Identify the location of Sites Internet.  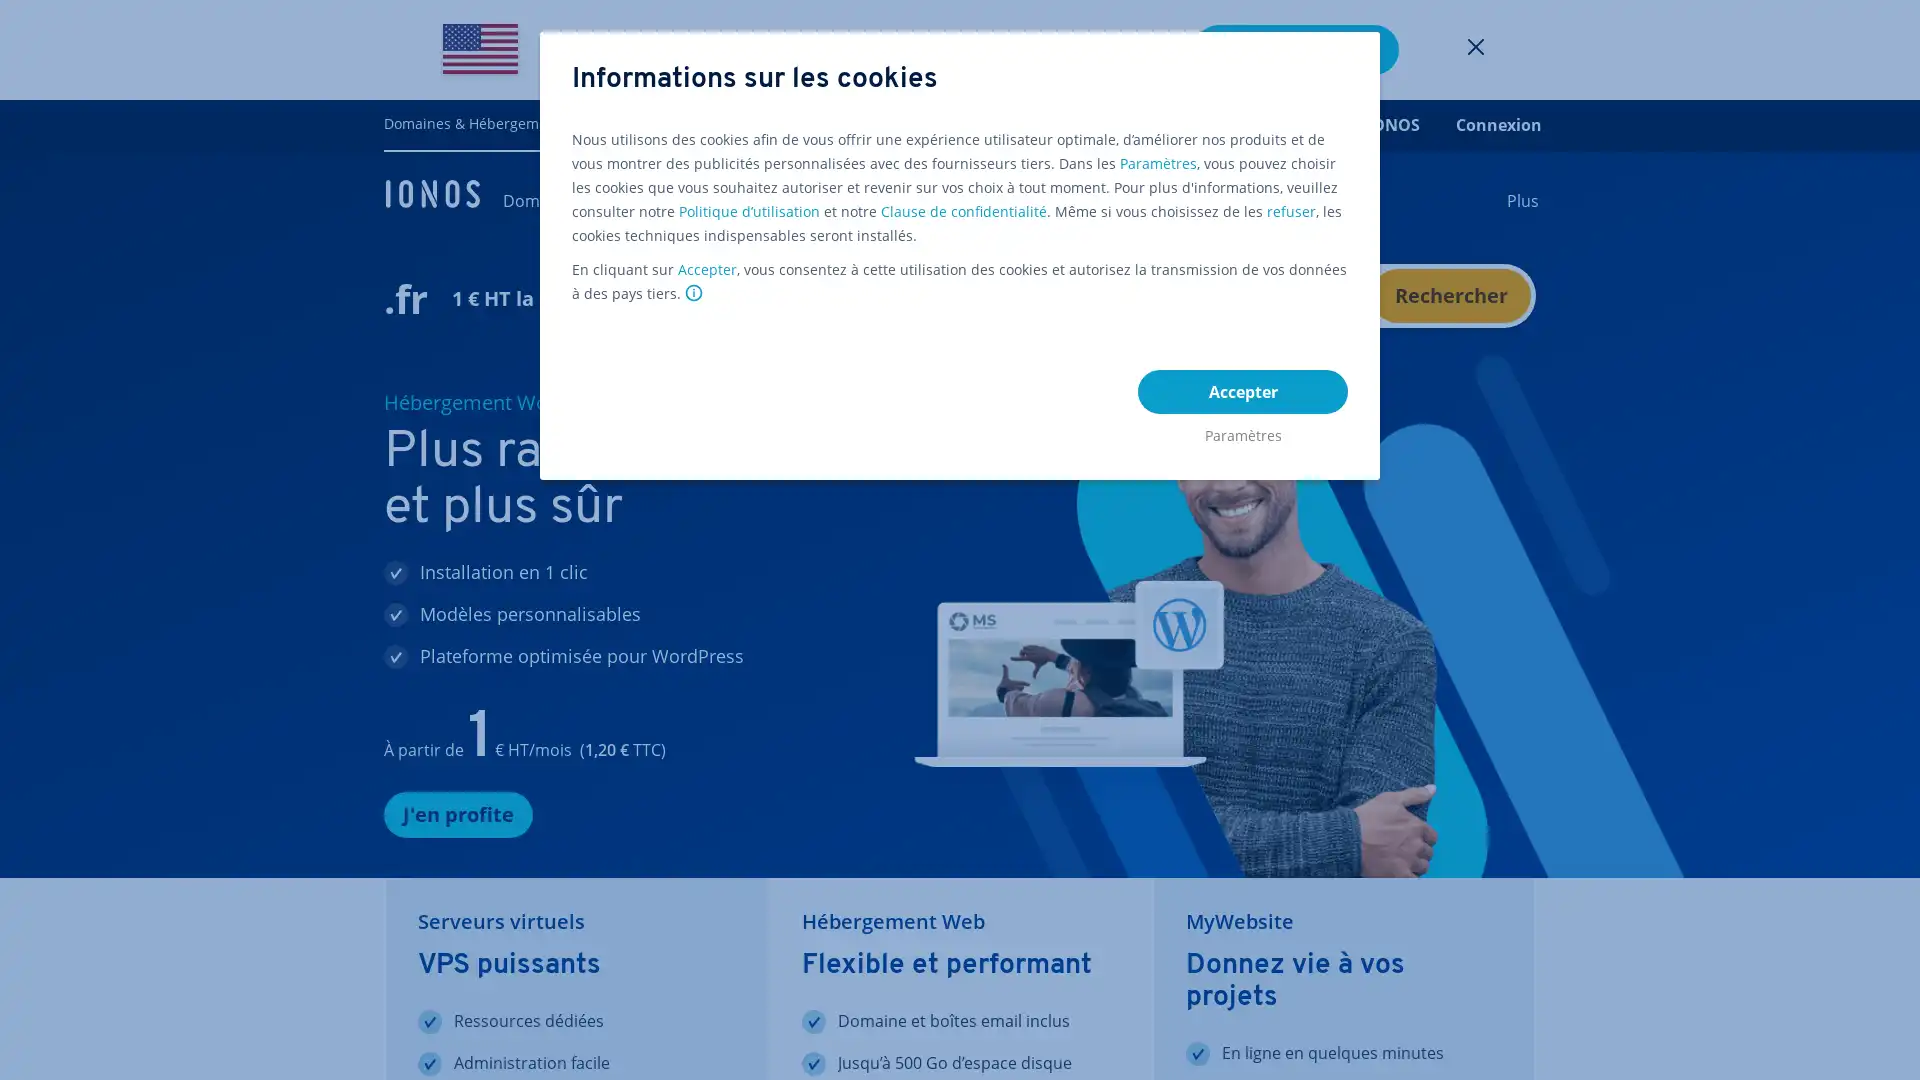
(656, 200).